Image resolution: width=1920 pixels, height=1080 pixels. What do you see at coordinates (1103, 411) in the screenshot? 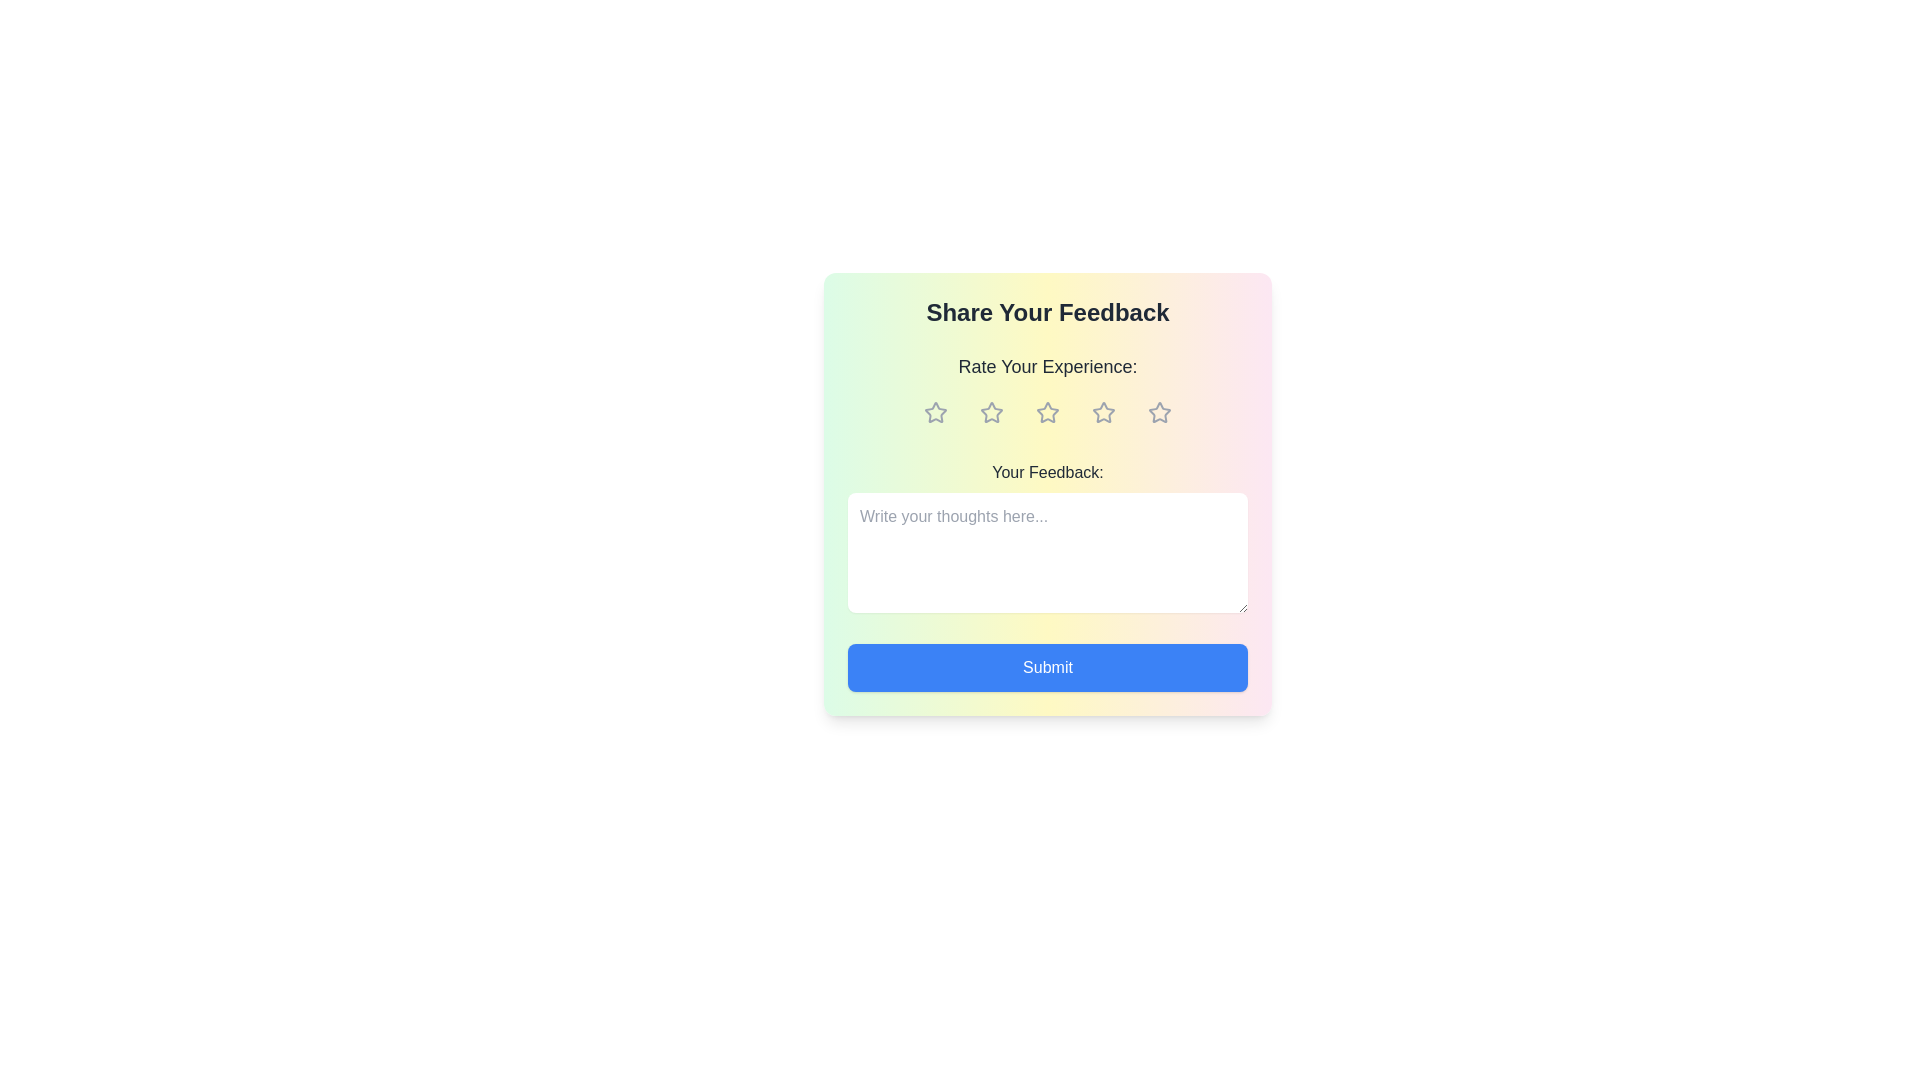
I see `the fourth star rating icon` at bounding box center [1103, 411].